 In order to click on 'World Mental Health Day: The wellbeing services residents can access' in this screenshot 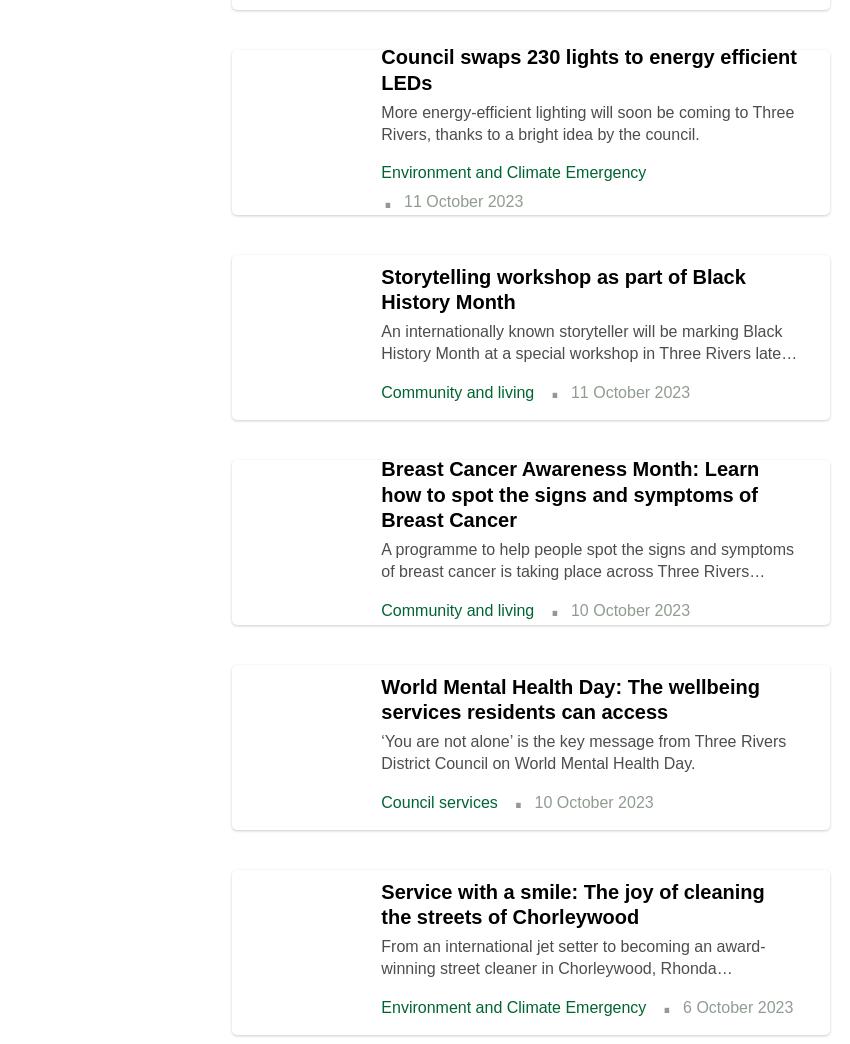, I will do `click(570, 697)`.